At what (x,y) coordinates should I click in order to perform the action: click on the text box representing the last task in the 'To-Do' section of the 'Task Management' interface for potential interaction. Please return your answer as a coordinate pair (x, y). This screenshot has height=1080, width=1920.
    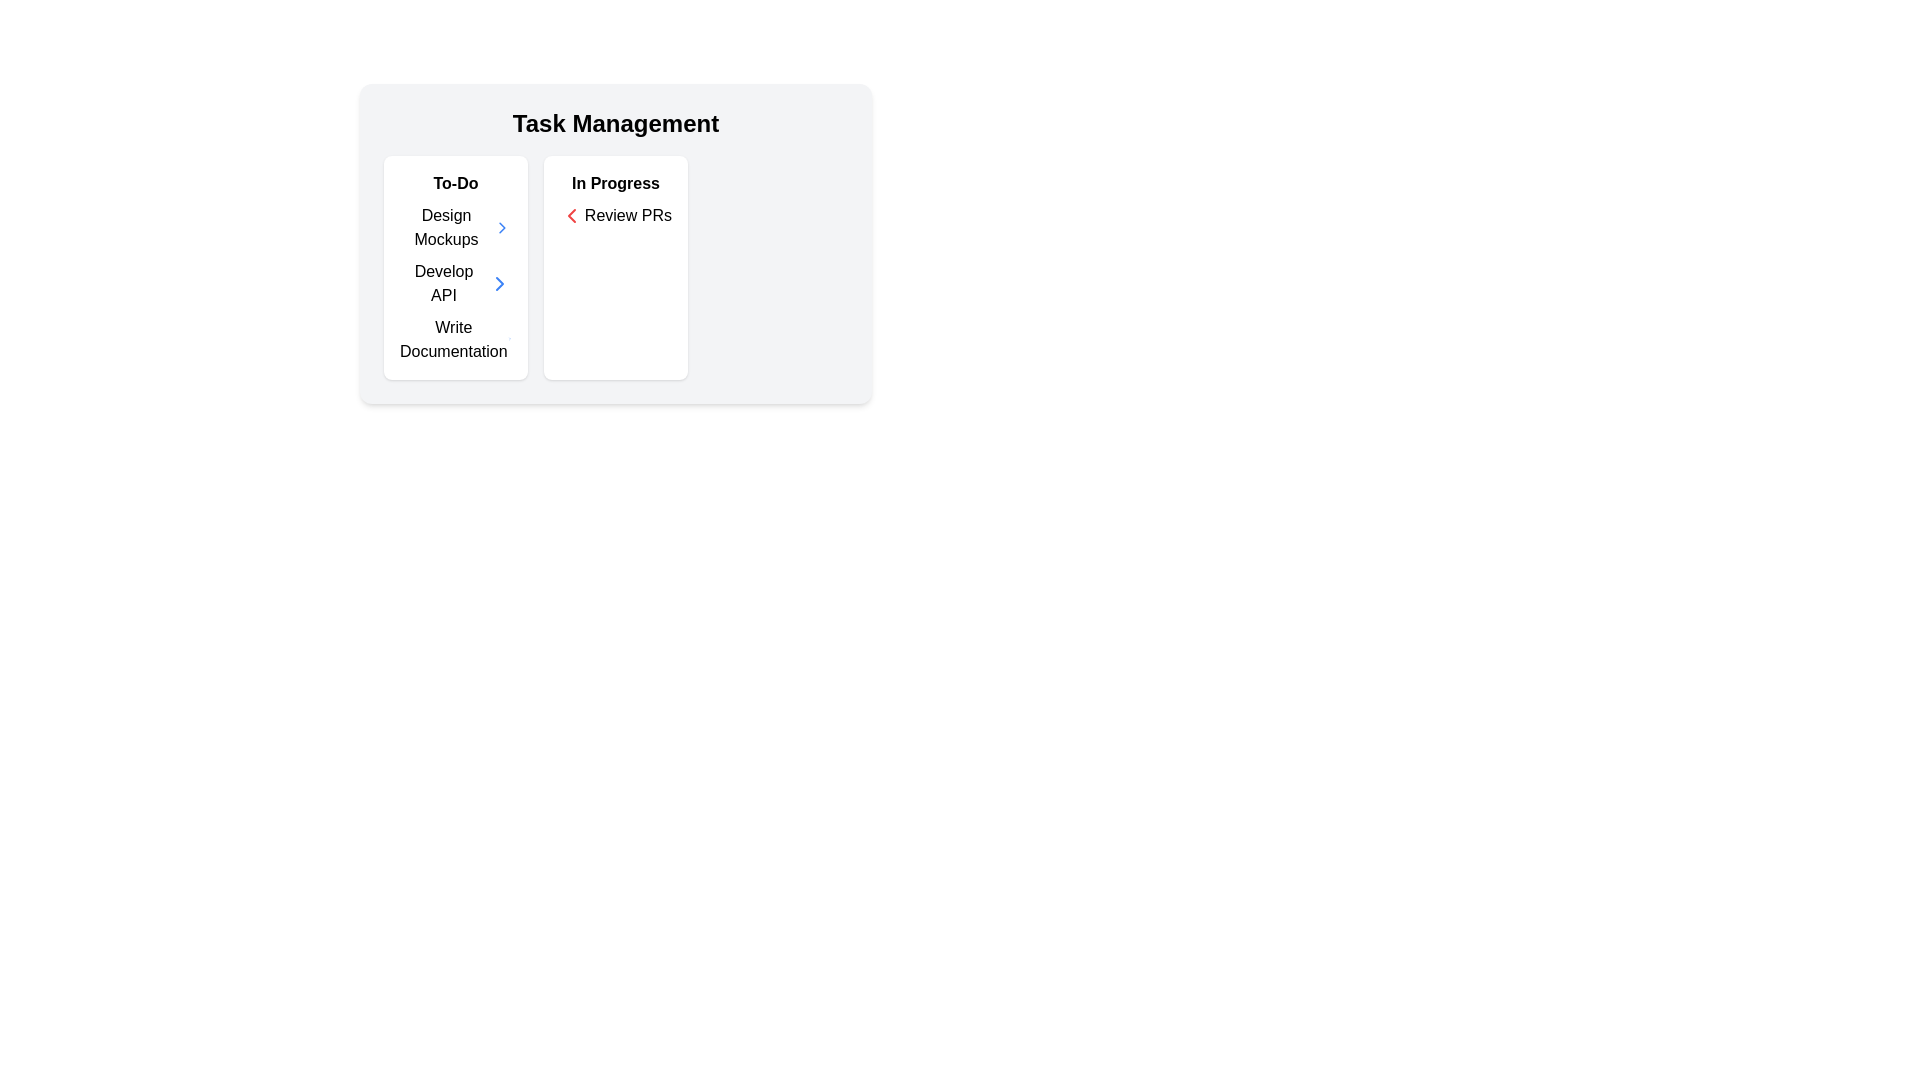
    Looking at the image, I should click on (452, 338).